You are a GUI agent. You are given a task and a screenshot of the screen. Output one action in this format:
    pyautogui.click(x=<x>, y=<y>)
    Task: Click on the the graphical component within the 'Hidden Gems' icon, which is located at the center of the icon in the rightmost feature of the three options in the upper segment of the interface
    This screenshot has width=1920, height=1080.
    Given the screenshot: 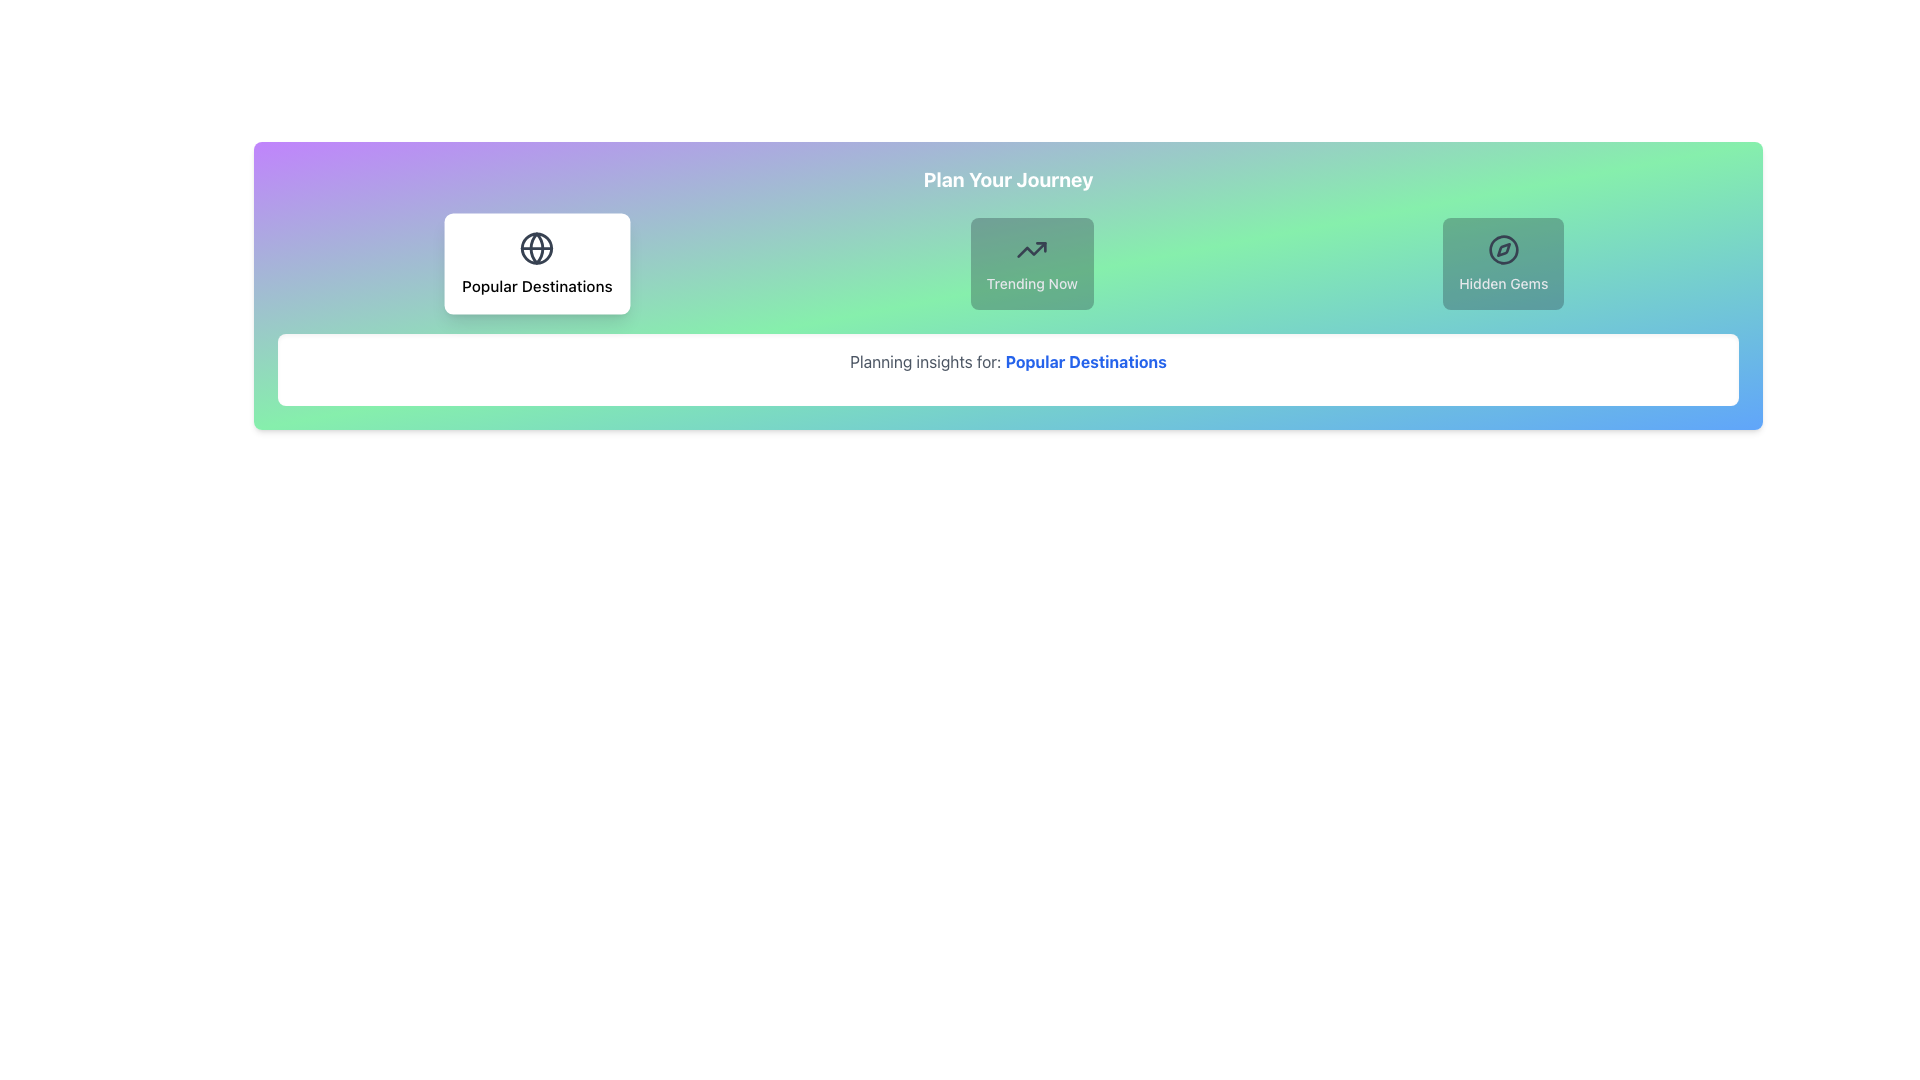 What is the action you would take?
    pyautogui.click(x=1503, y=249)
    